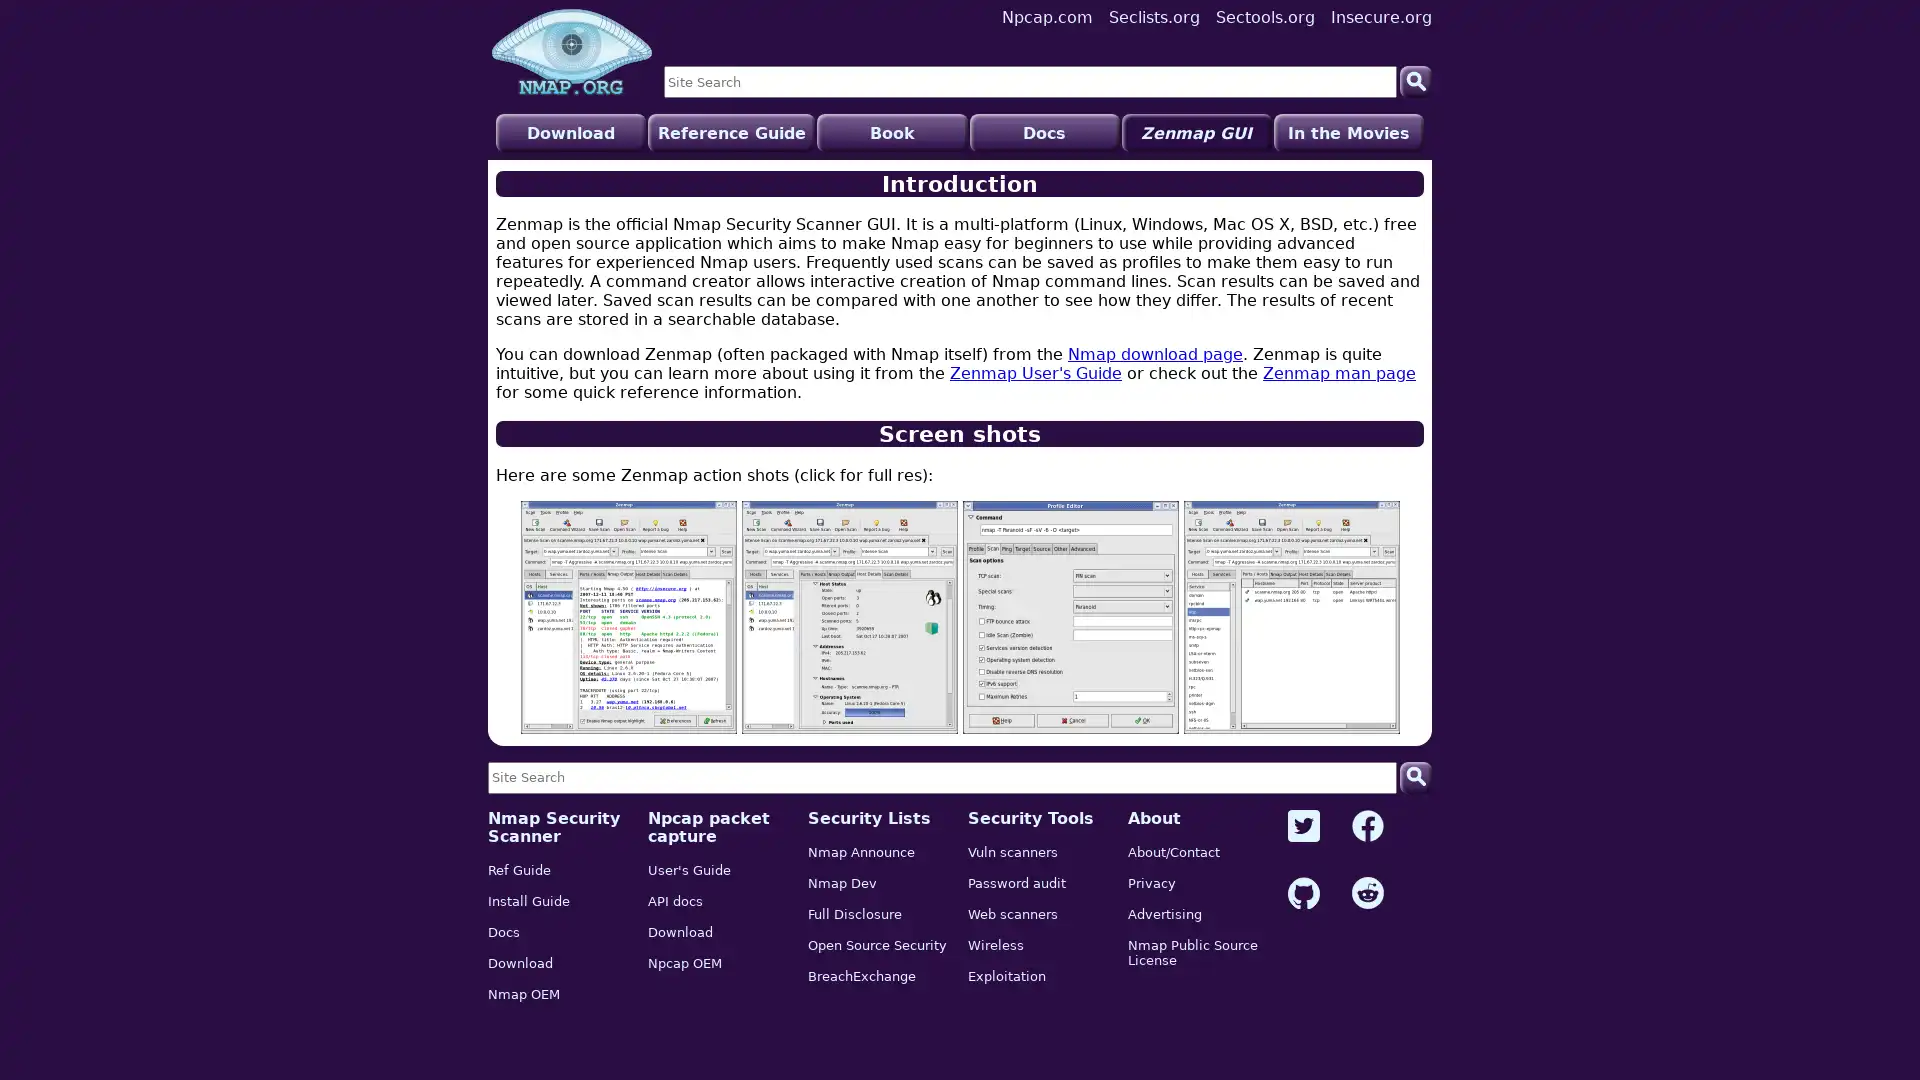 Image resolution: width=1920 pixels, height=1080 pixels. I want to click on Search, so click(1415, 80).